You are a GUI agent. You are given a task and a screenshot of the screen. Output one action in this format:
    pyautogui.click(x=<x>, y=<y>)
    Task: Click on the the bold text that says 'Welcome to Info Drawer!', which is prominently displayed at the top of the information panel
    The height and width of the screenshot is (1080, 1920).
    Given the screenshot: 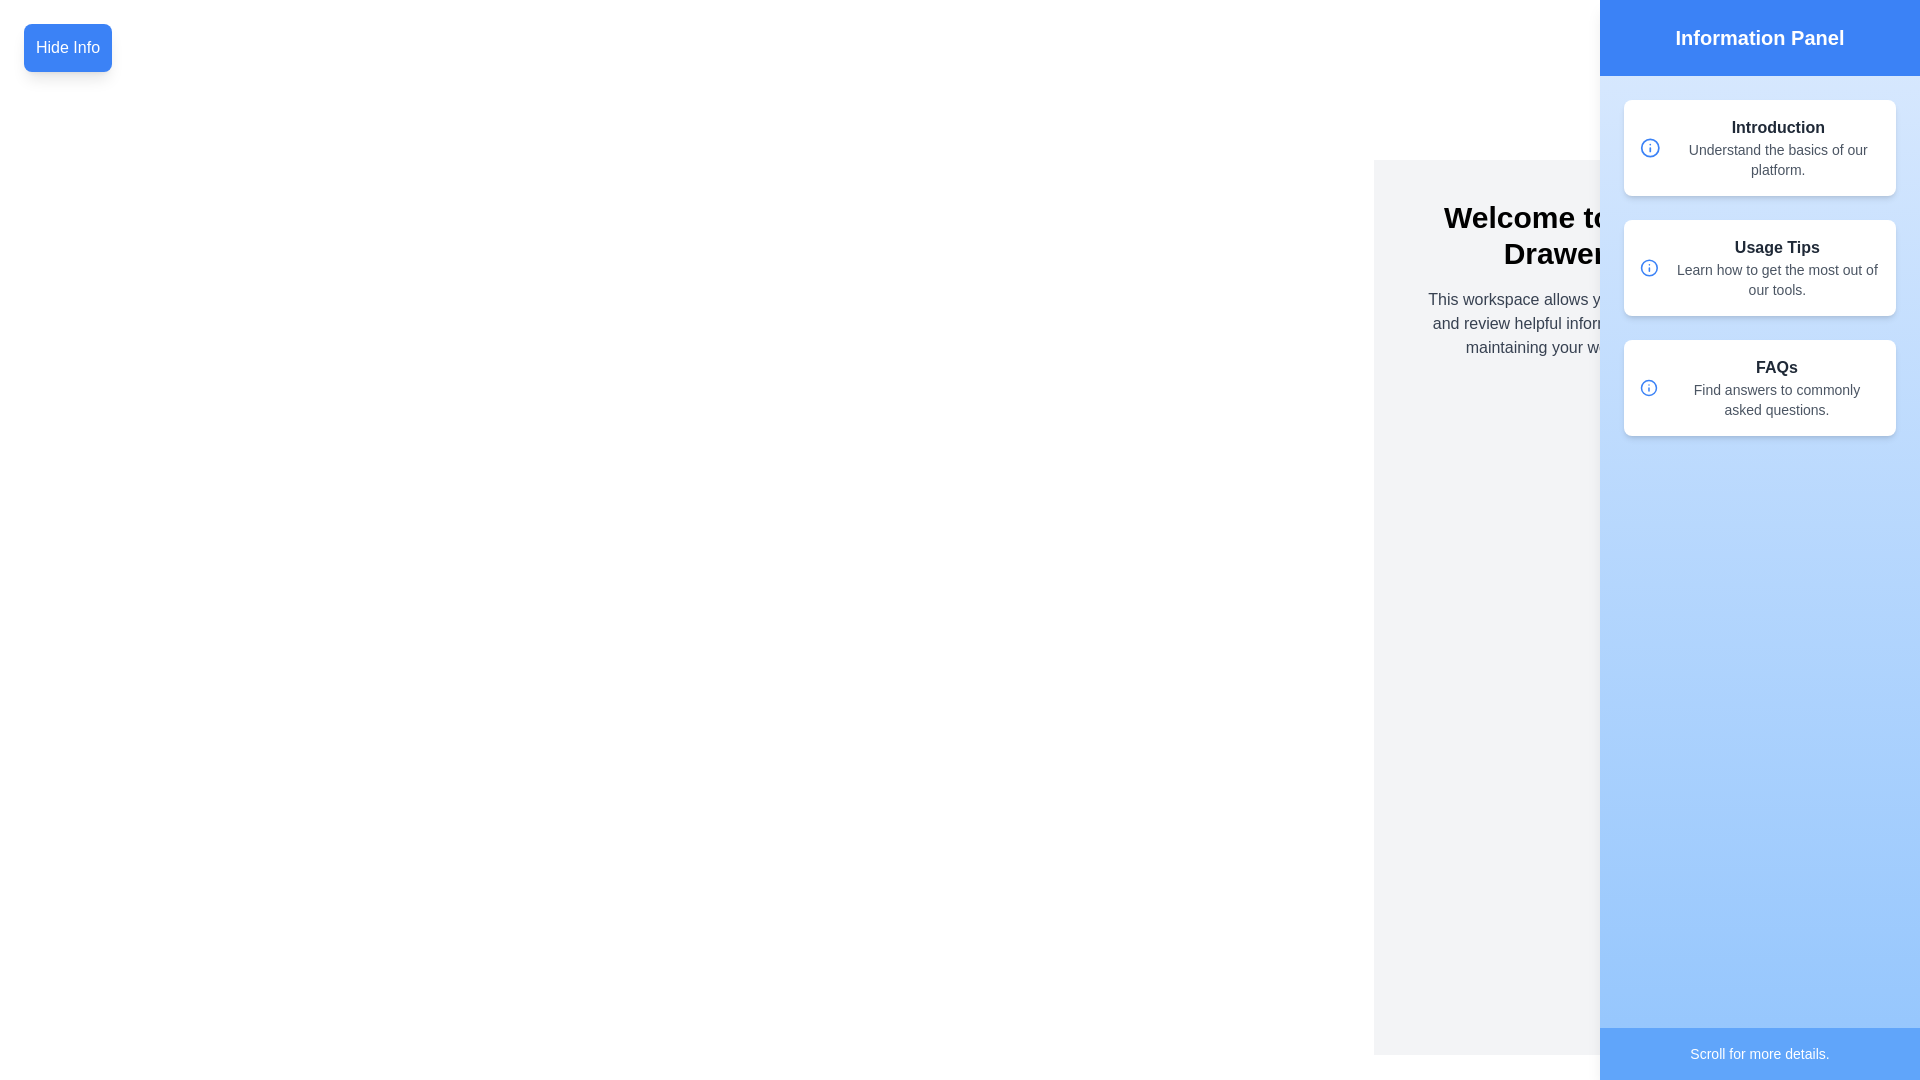 What is the action you would take?
    pyautogui.click(x=1558, y=234)
    